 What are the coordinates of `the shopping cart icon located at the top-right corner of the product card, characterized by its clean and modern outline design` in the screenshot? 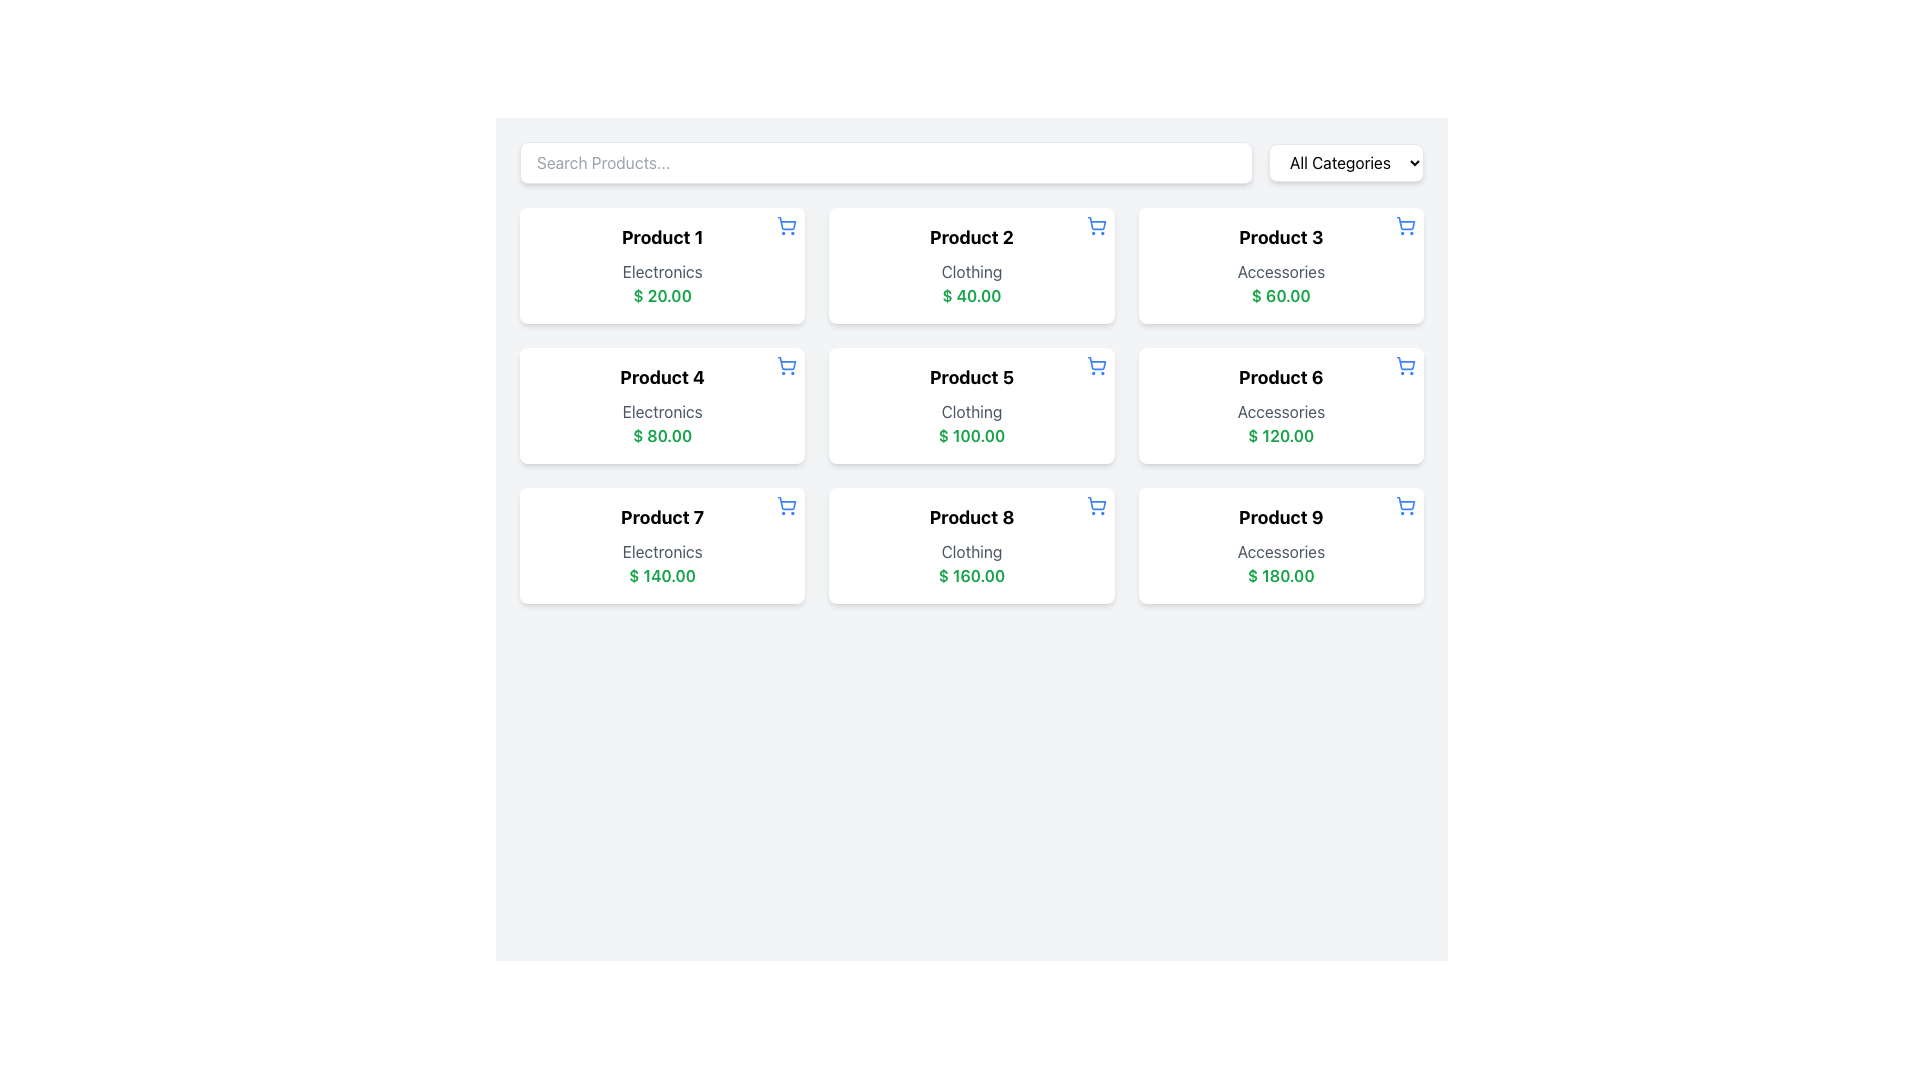 It's located at (786, 502).